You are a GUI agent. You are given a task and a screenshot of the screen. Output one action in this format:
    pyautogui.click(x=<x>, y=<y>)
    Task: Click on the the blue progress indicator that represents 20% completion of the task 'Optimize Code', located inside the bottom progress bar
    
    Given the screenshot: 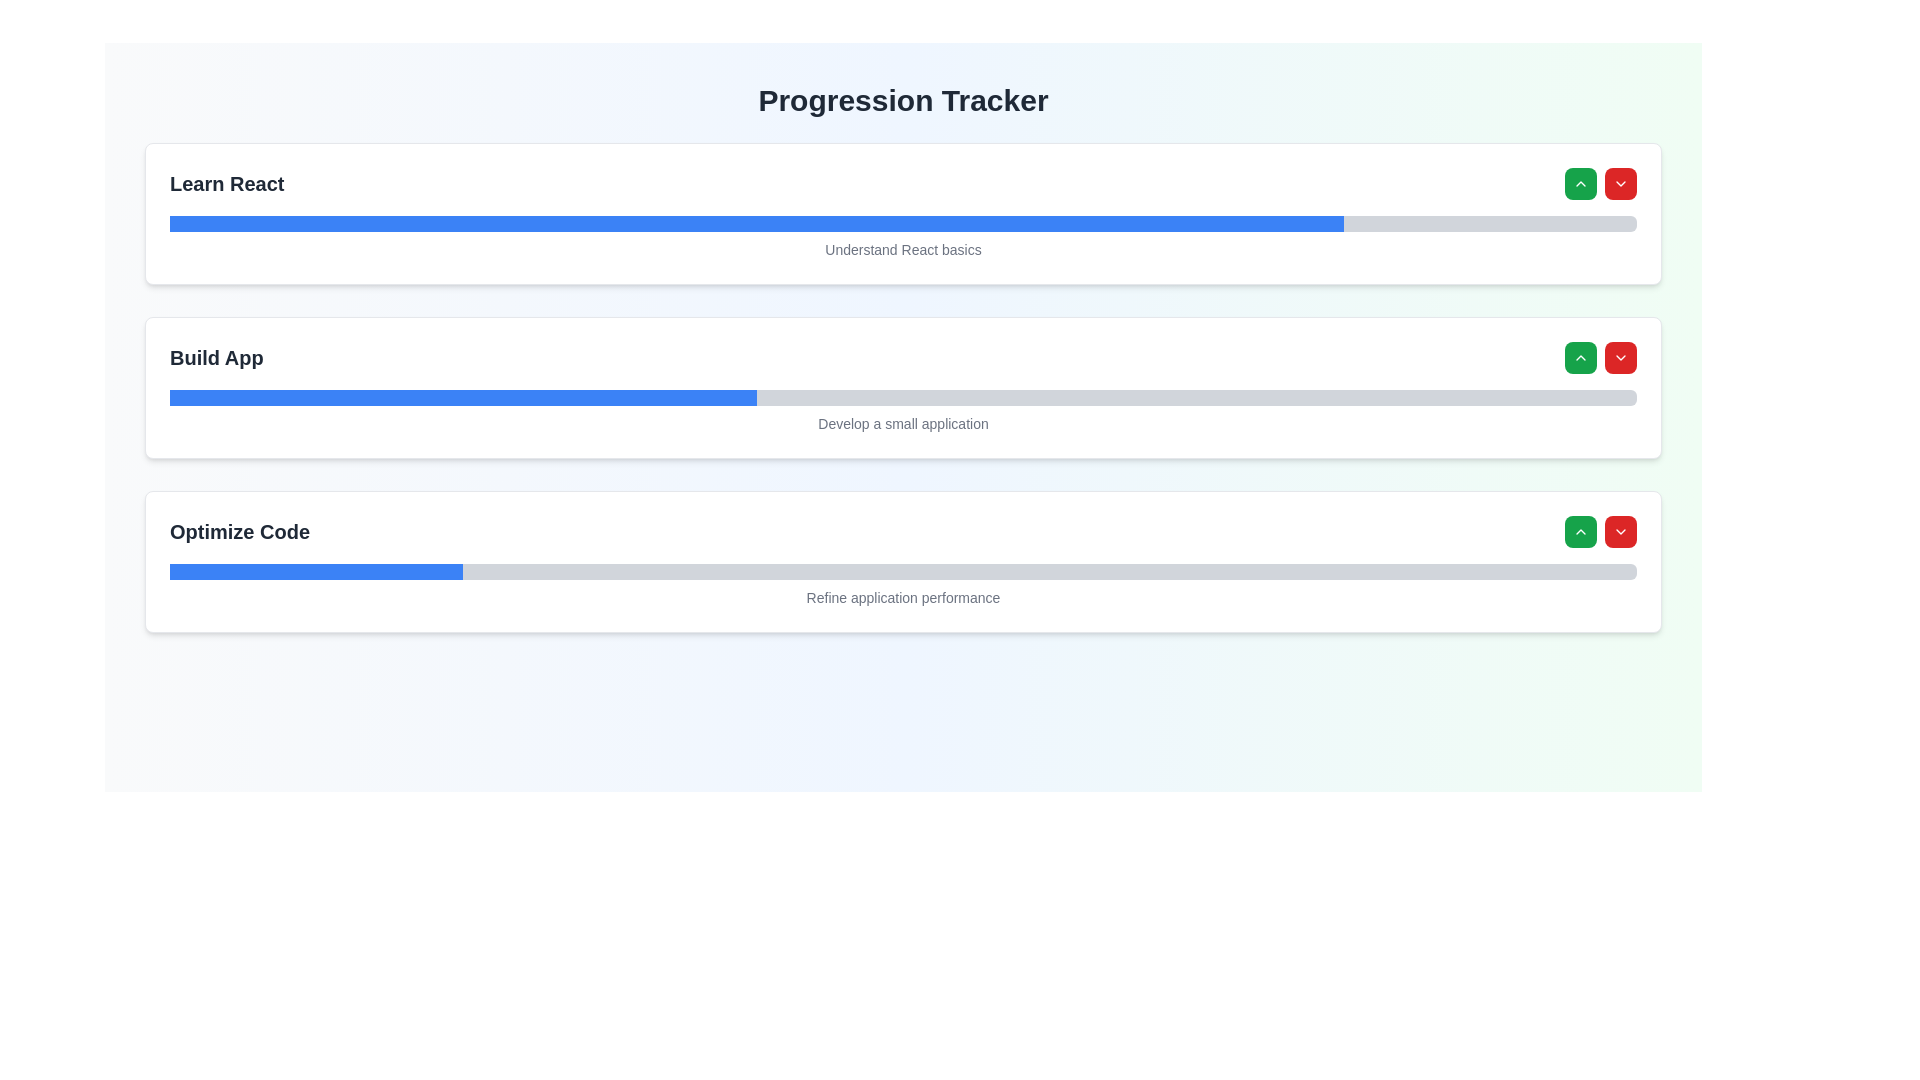 What is the action you would take?
    pyautogui.click(x=315, y=571)
    